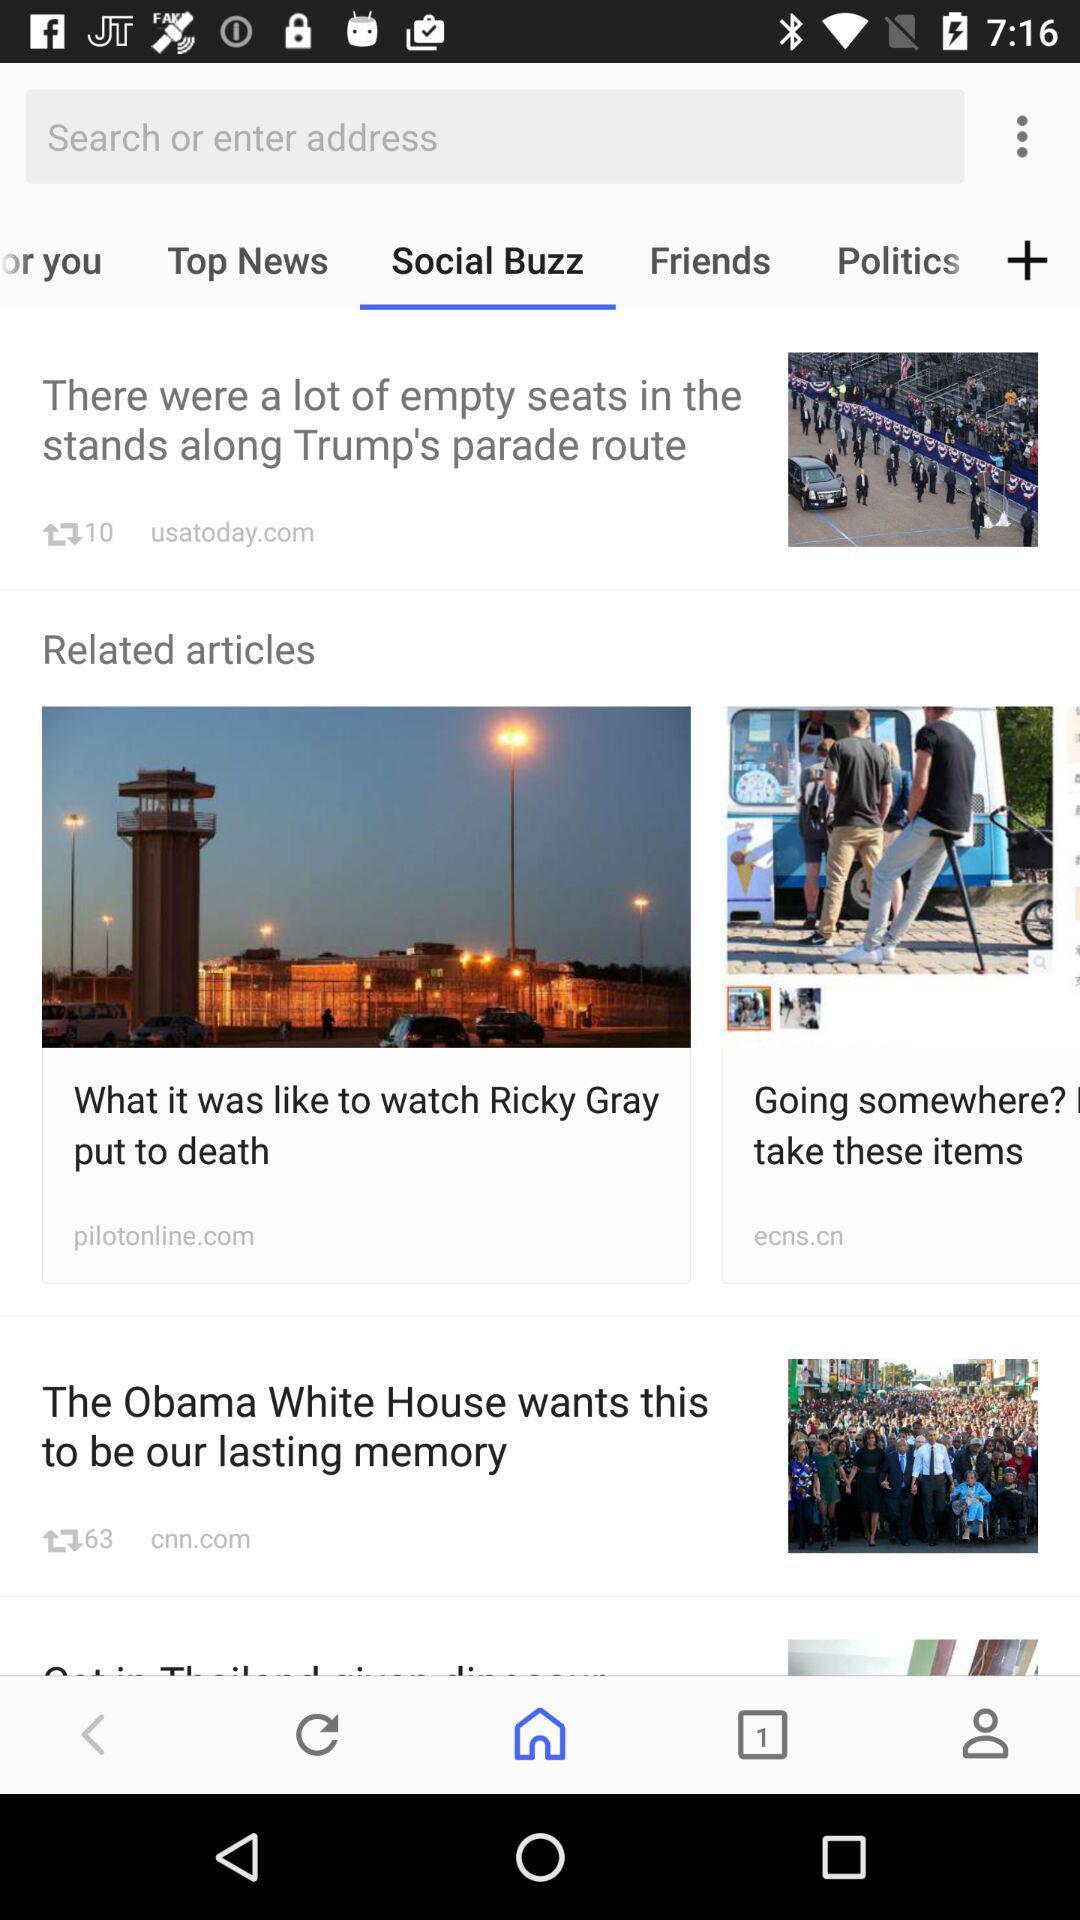 This screenshot has height=1920, width=1080. Describe the element at coordinates (1027, 258) in the screenshot. I see `the add icon` at that location.